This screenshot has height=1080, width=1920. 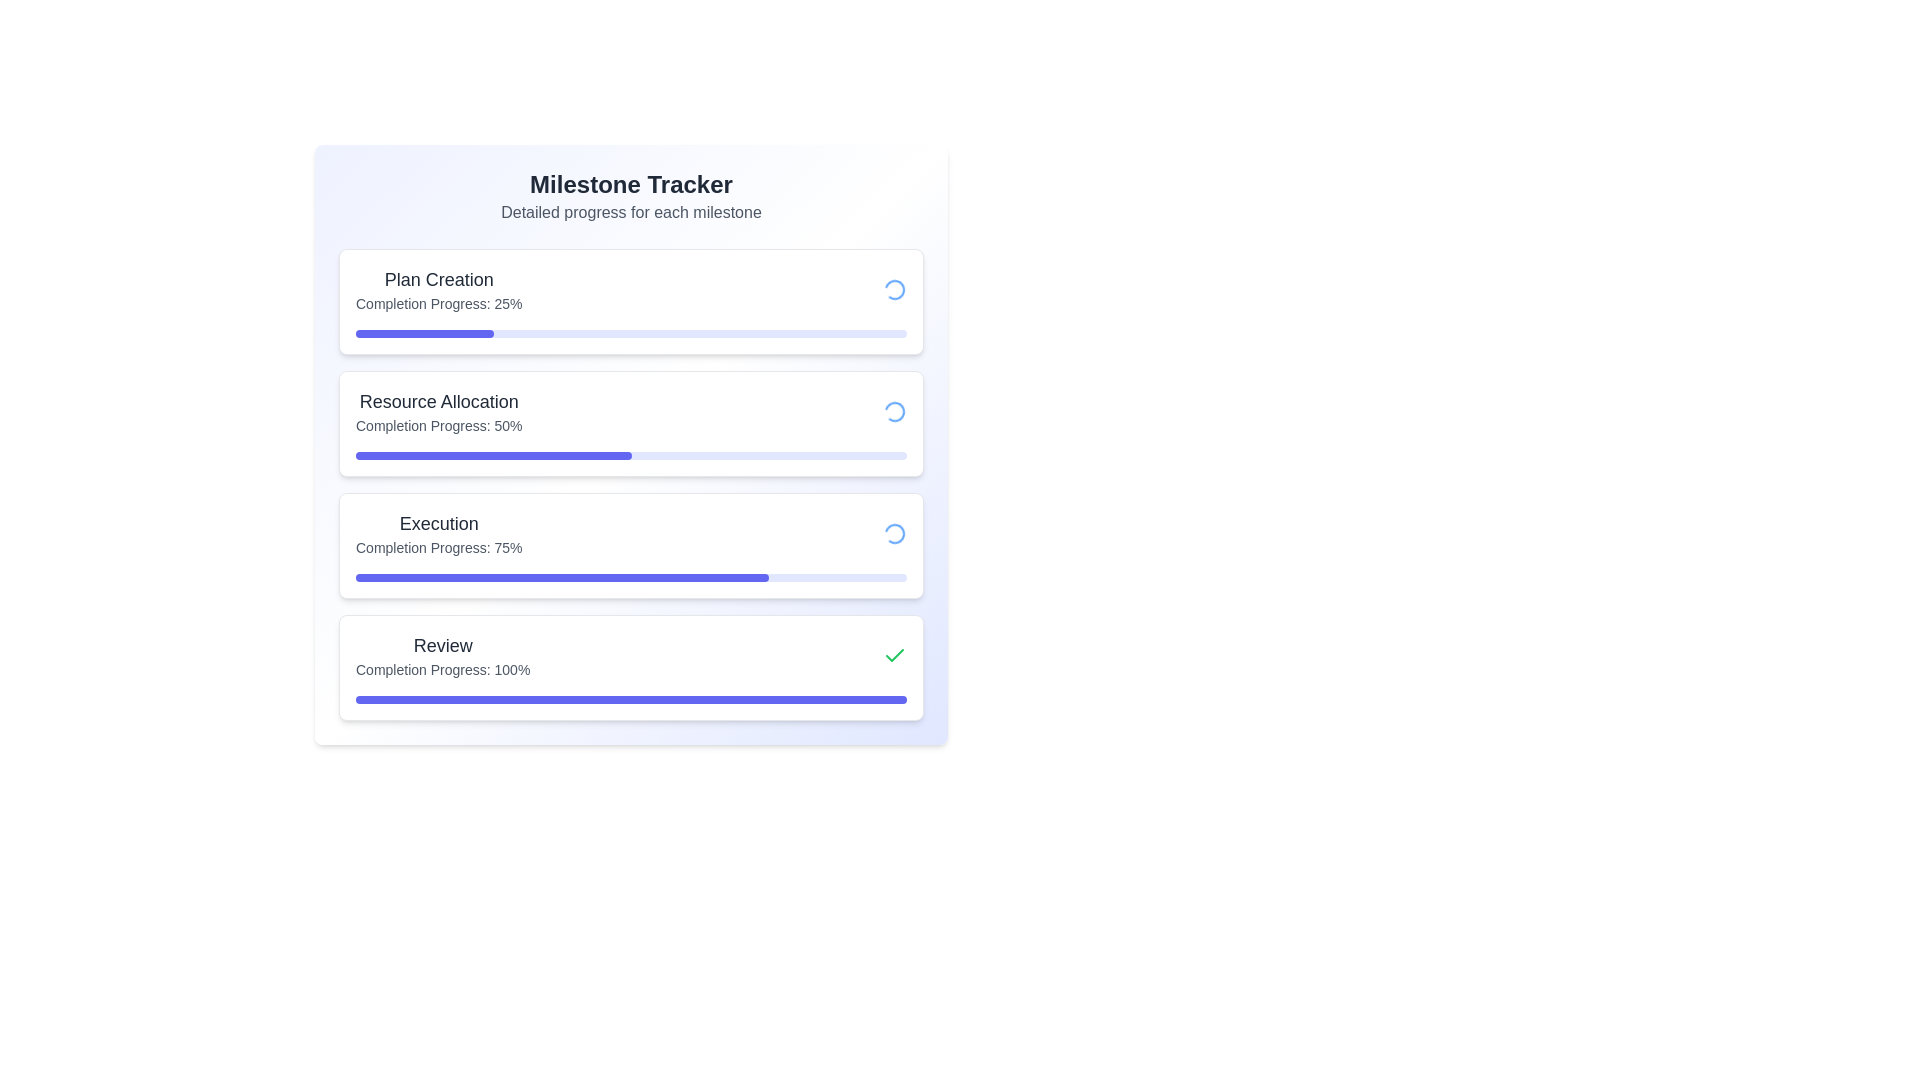 What do you see at coordinates (438, 424) in the screenshot?
I see `the text label indicating that the 'Resource Allocation' milestone is 50% complete, located below the section title in the top-right quadrant` at bounding box center [438, 424].